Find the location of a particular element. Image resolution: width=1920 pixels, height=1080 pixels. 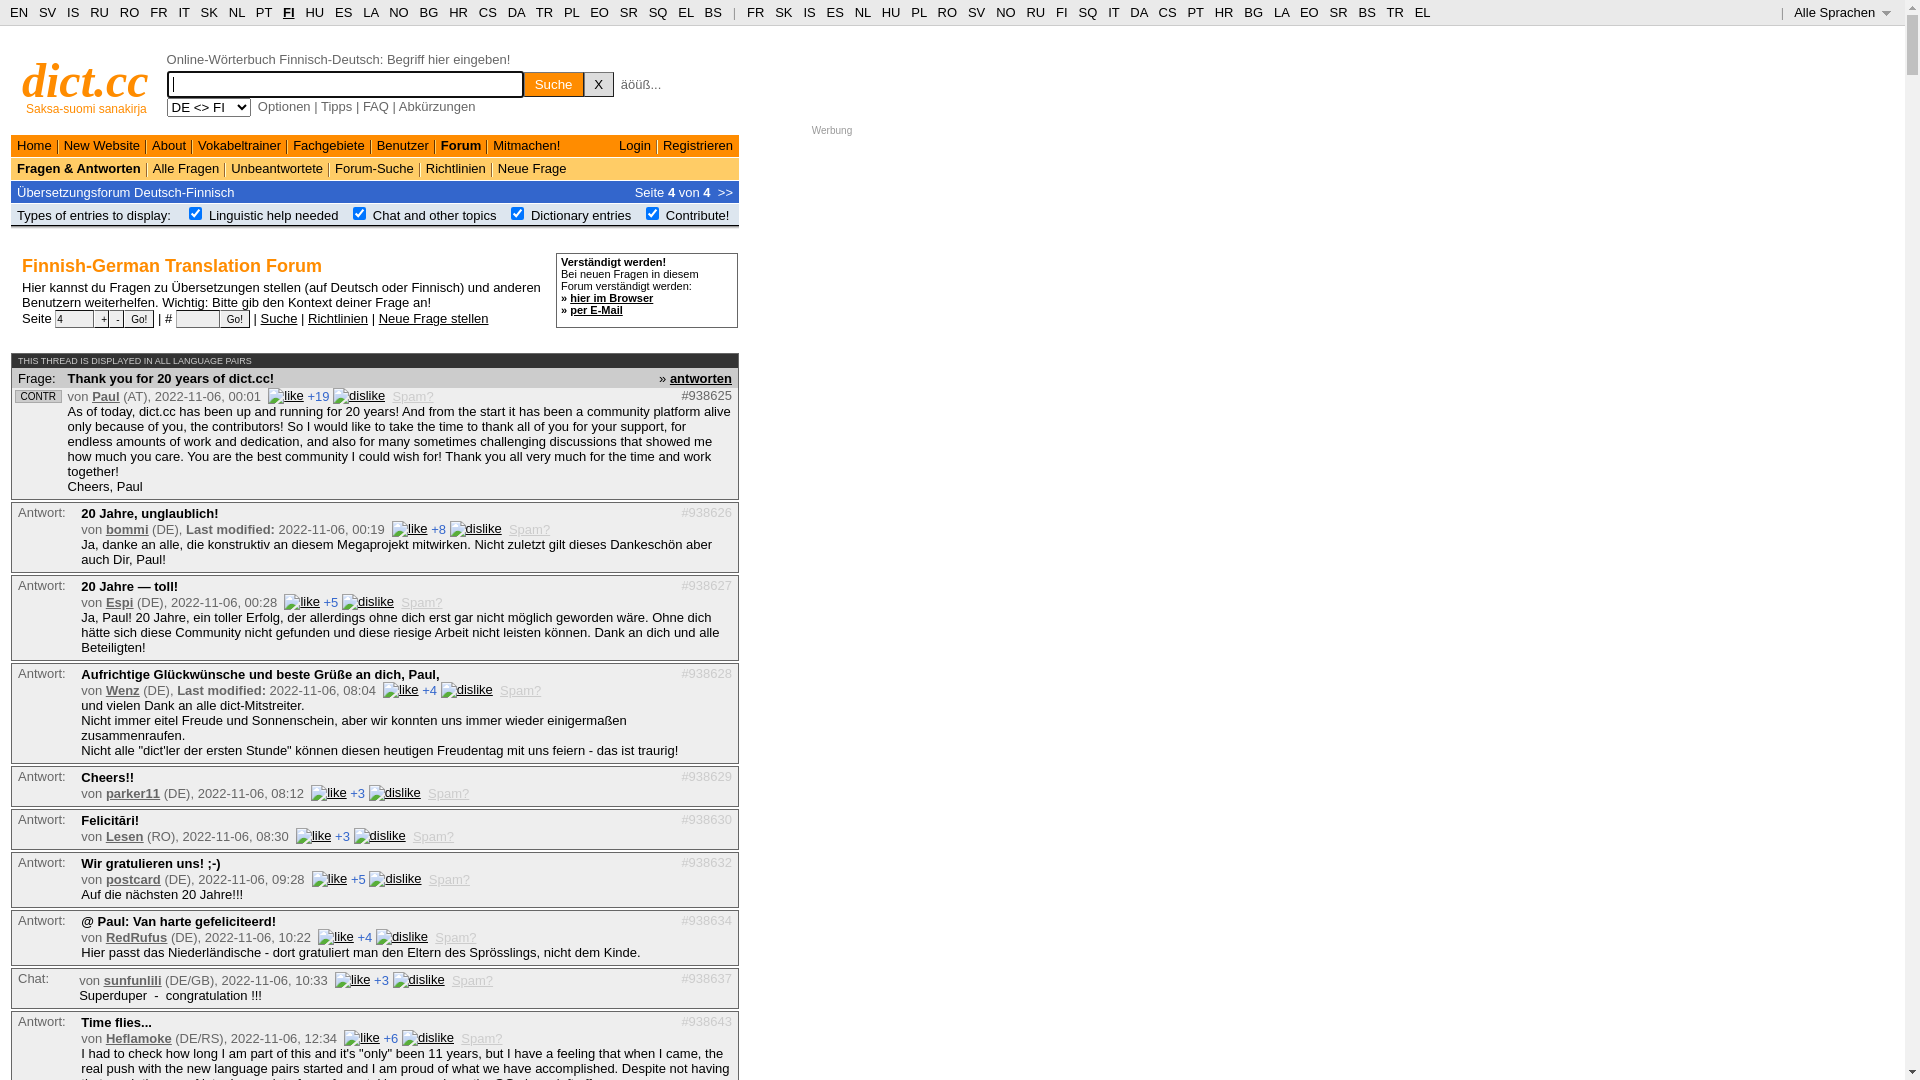

'Unbeantwortete' is located at coordinates (230, 167).